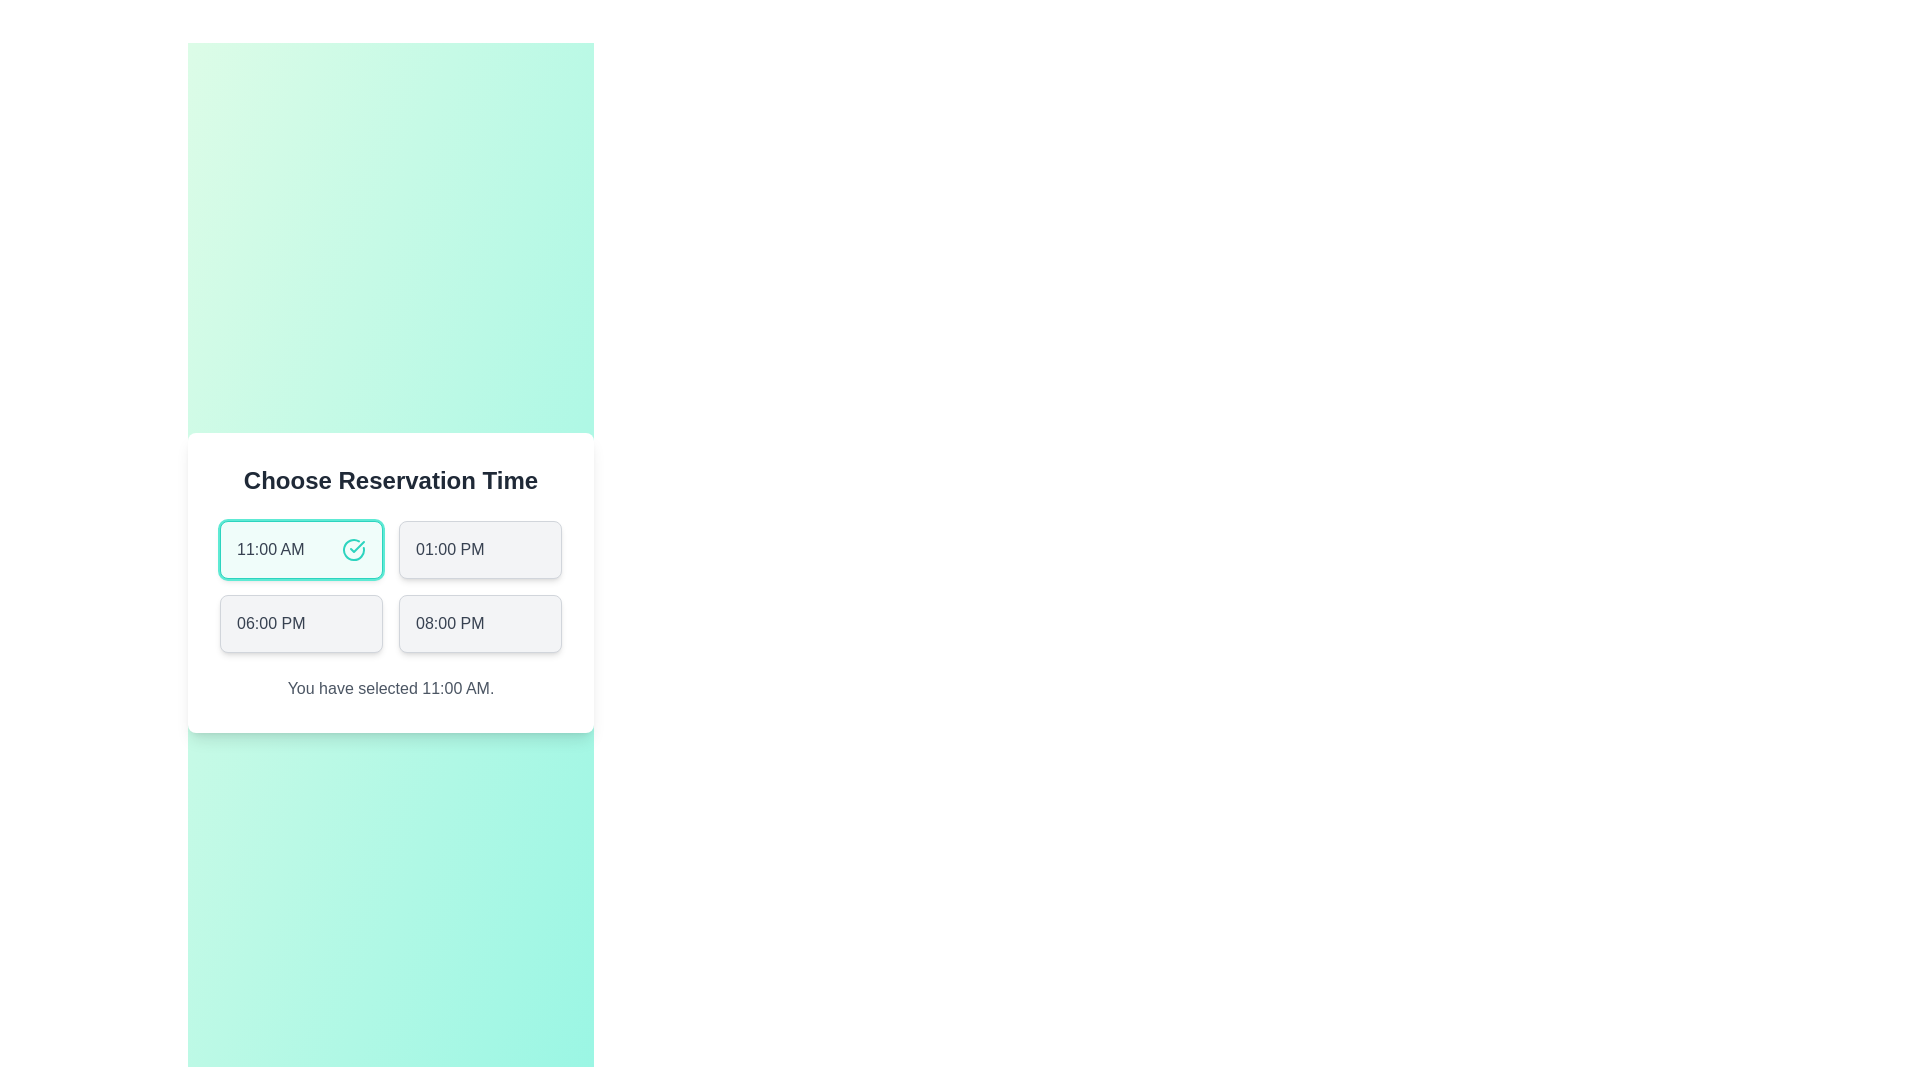 The height and width of the screenshot is (1080, 1920). What do you see at coordinates (300, 550) in the screenshot?
I see `the '11:00 AM' time slot button` at bounding box center [300, 550].